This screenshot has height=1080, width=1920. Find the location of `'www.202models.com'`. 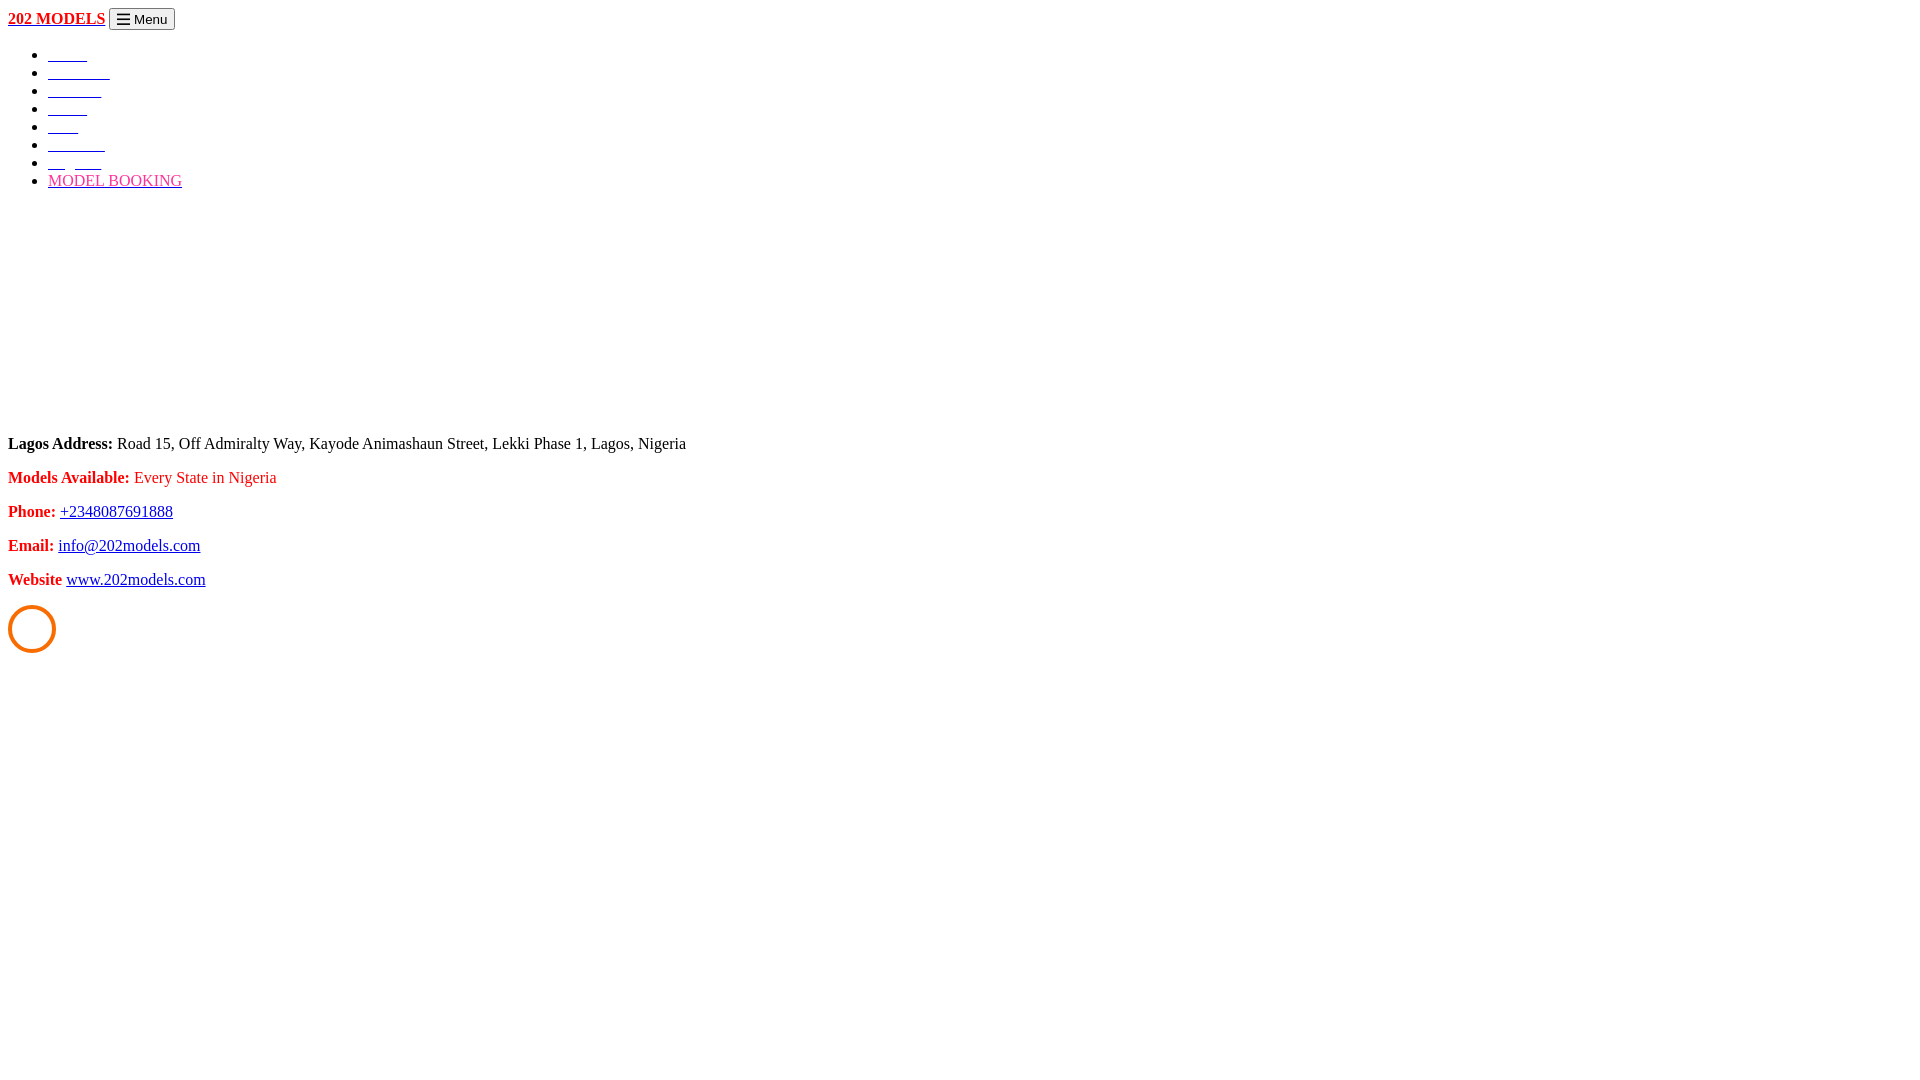

'www.202models.com' is located at coordinates (134, 579).